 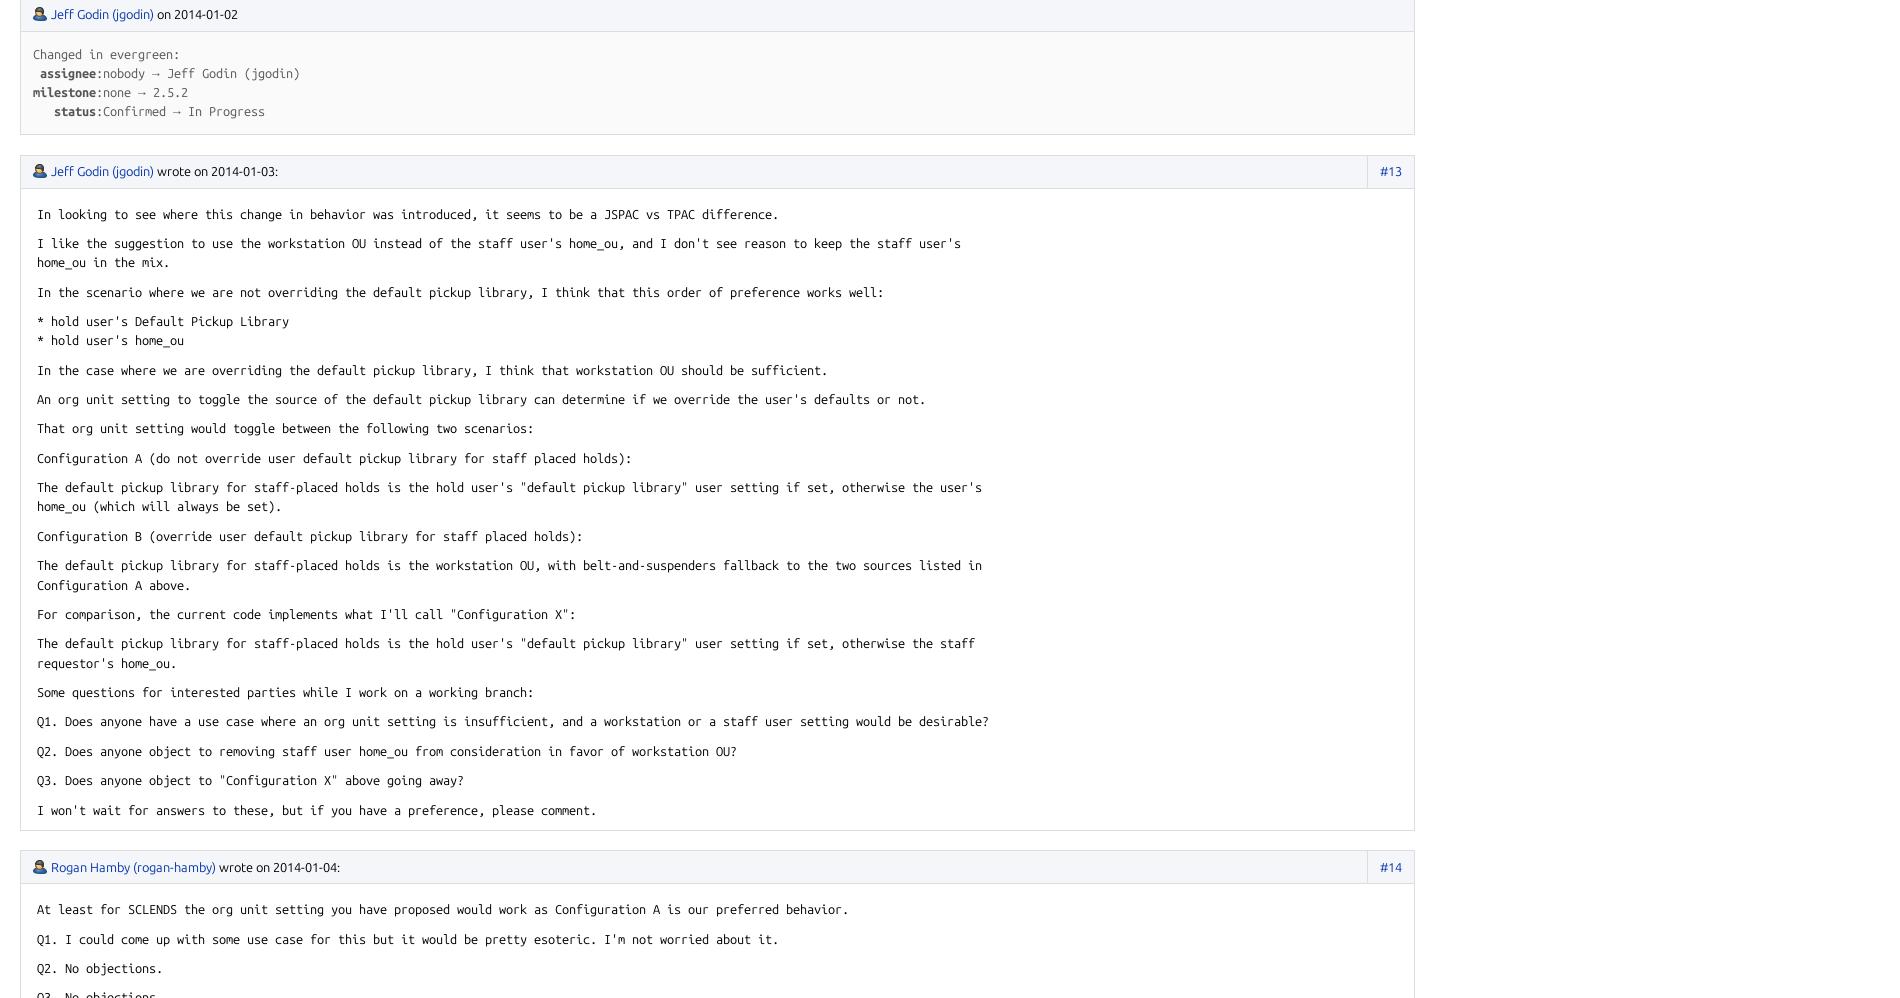 I want to click on 'In the case where we are overriding the default pickup library, I think that workstation OU should be sufficient.', so click(x=37, y=367).